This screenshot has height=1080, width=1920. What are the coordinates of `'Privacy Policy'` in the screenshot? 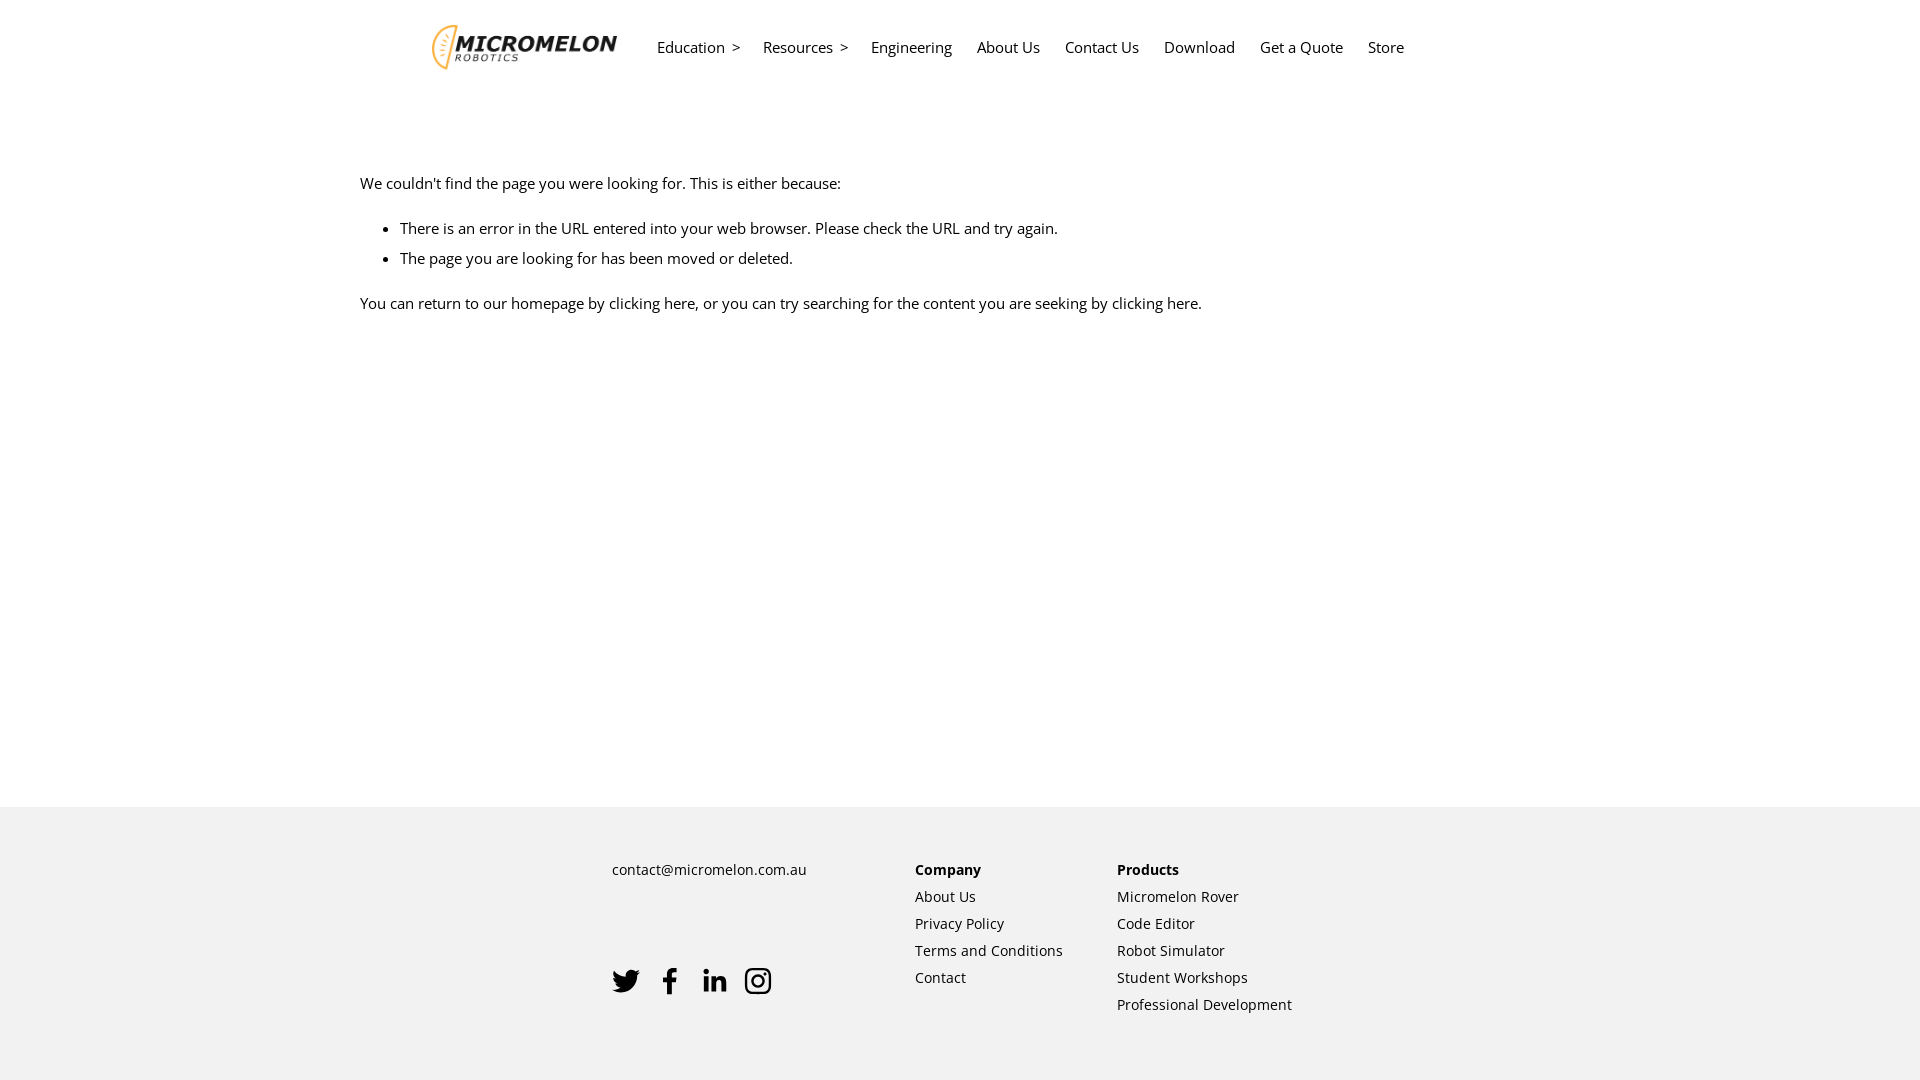 It's located at (958, 924).